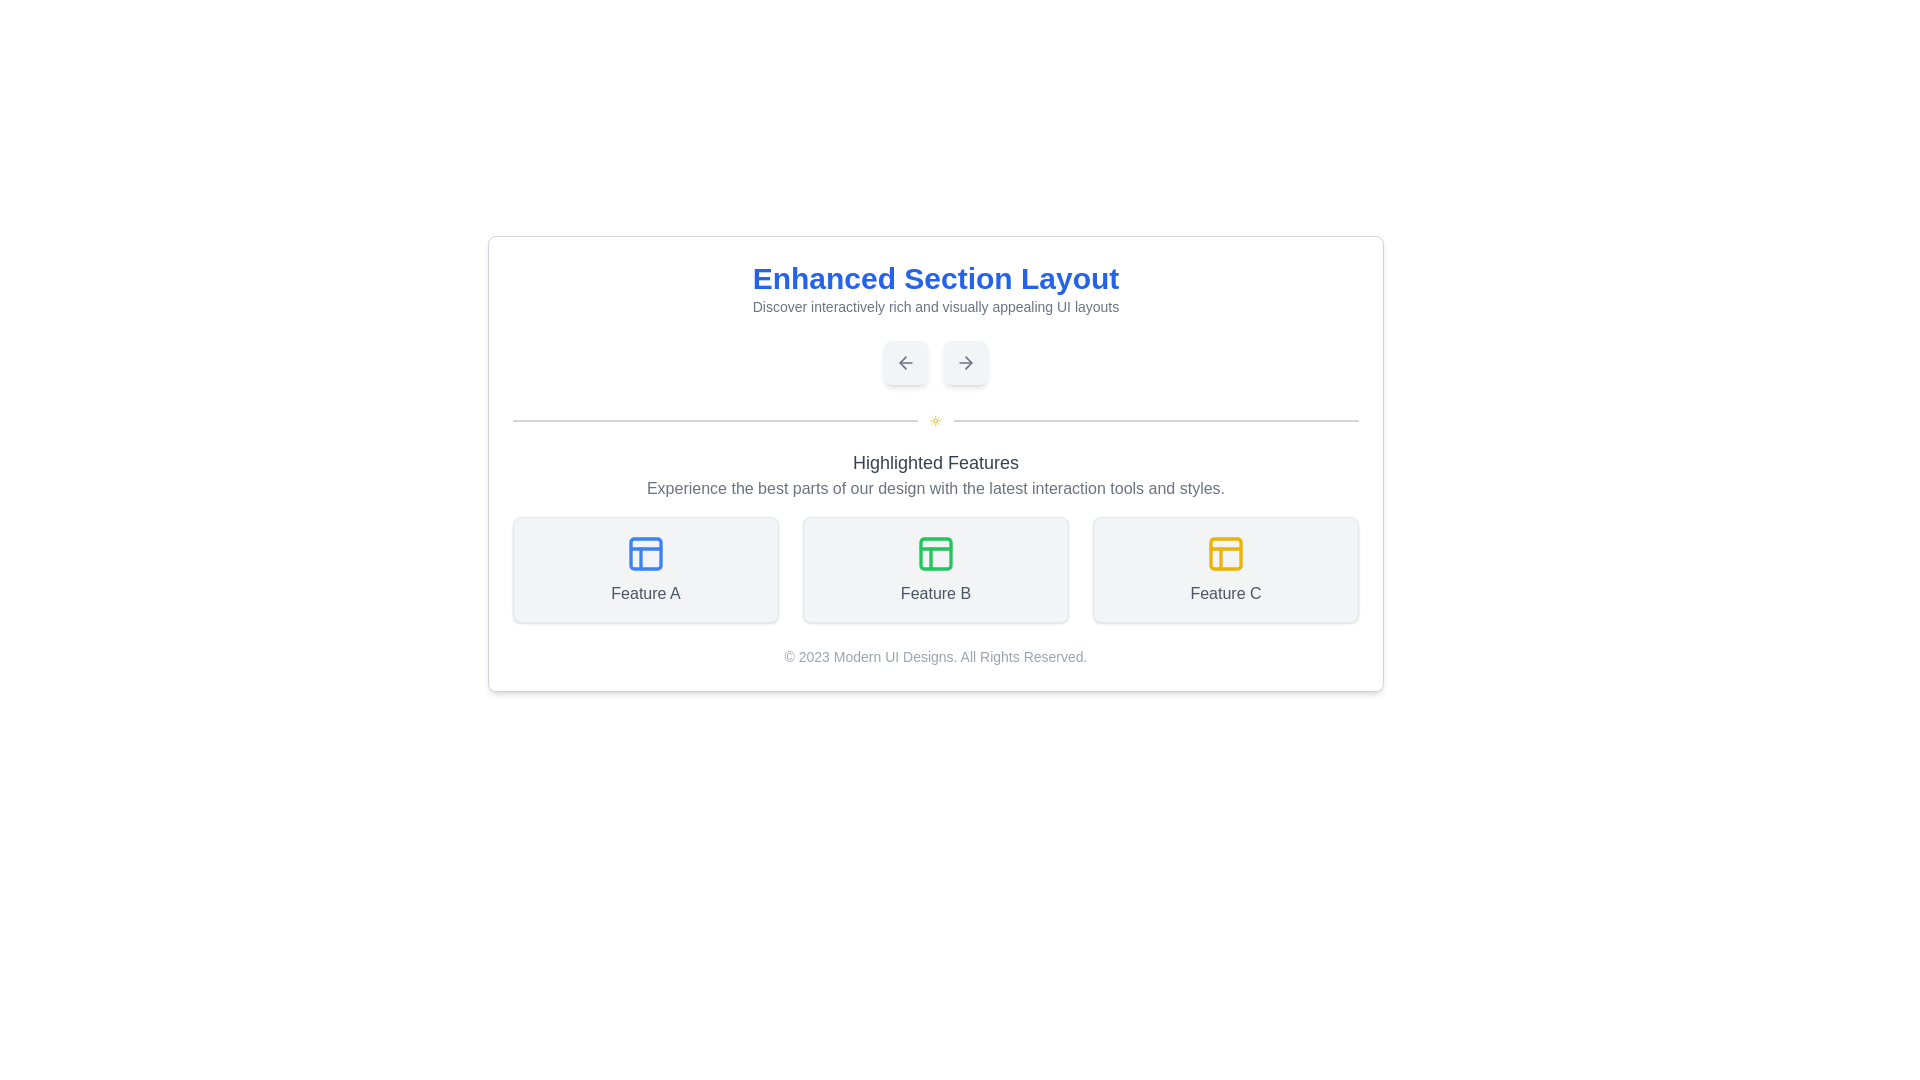 The height and width of the screenshot is (1080, 1920). What do you see at coordinates (968, 362) in the screenshot?
I see `the rightward arrow icon within the navigation button` at bounding box center [968, 362].